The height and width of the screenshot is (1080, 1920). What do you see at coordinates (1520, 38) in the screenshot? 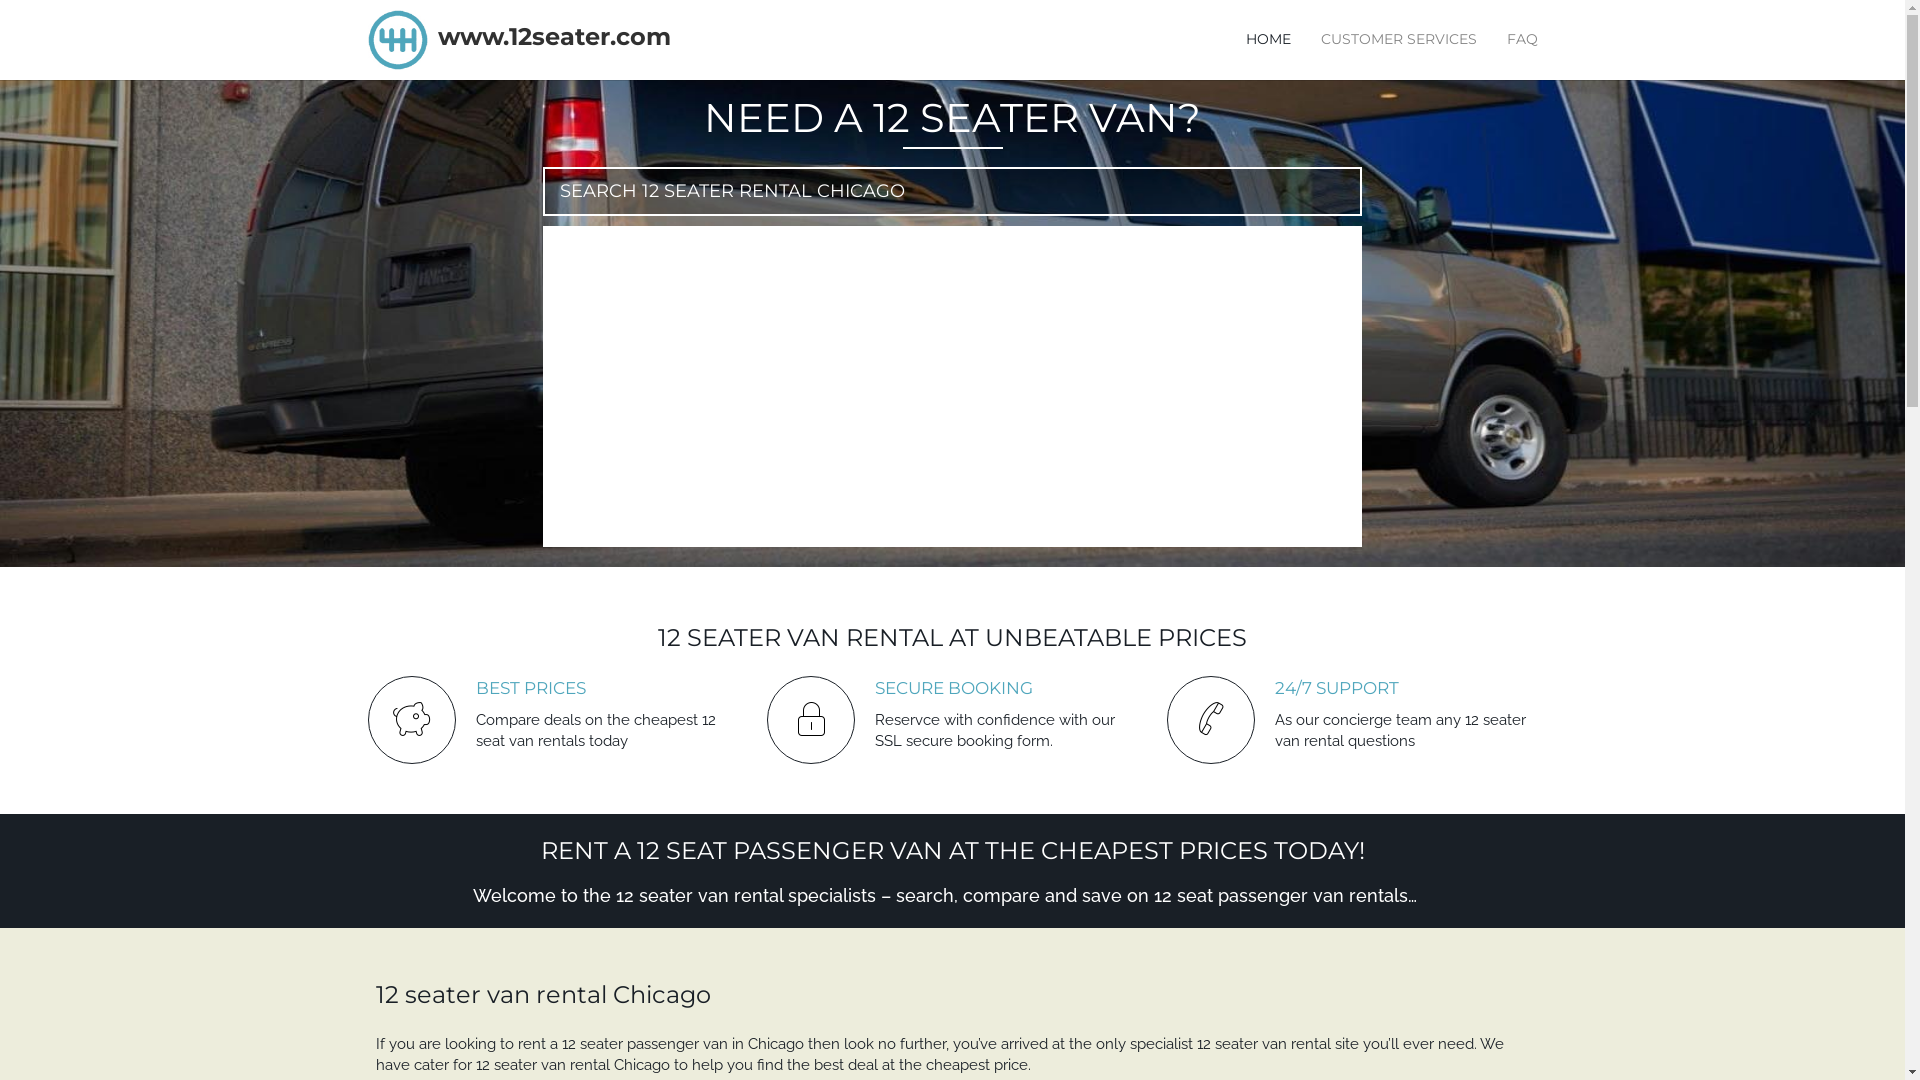
I see `'FAQ'` at bounding box center [1520, 38].